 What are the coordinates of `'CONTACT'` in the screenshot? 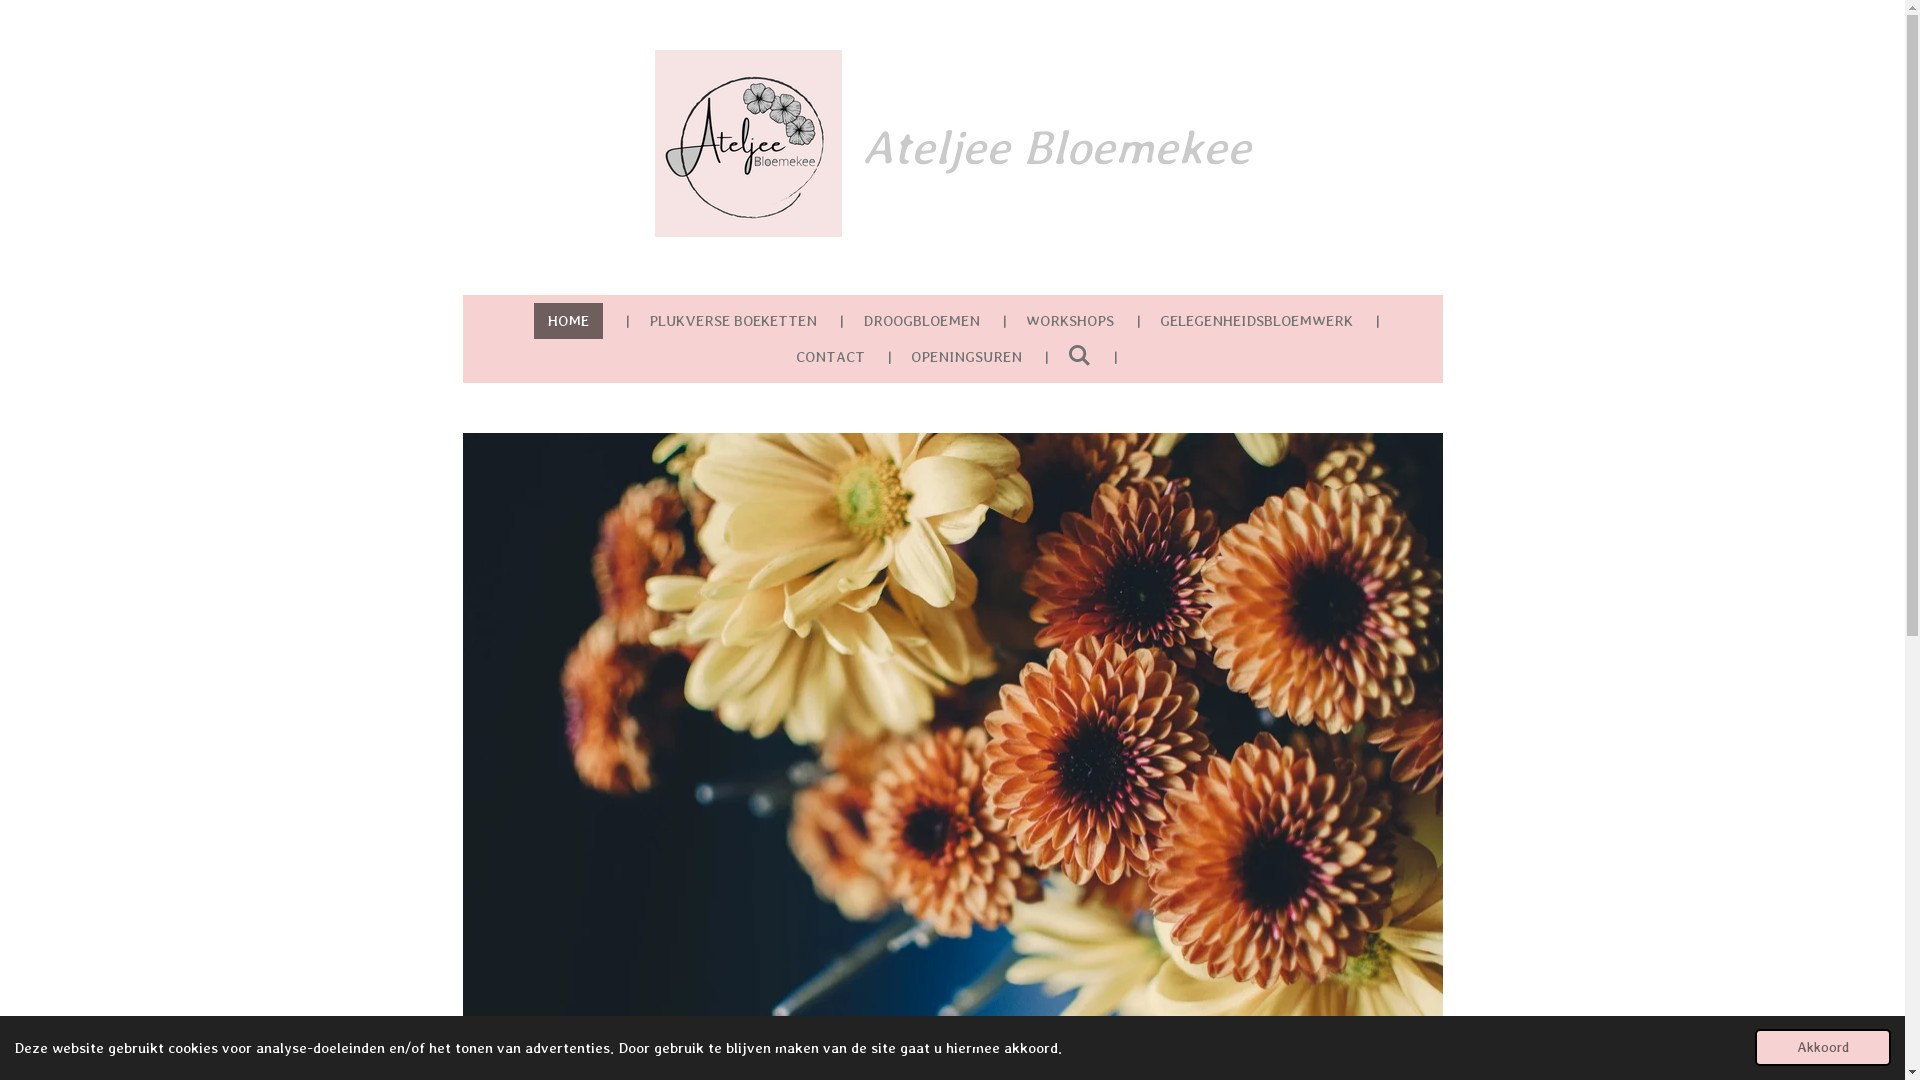 It's located at (830, 354).